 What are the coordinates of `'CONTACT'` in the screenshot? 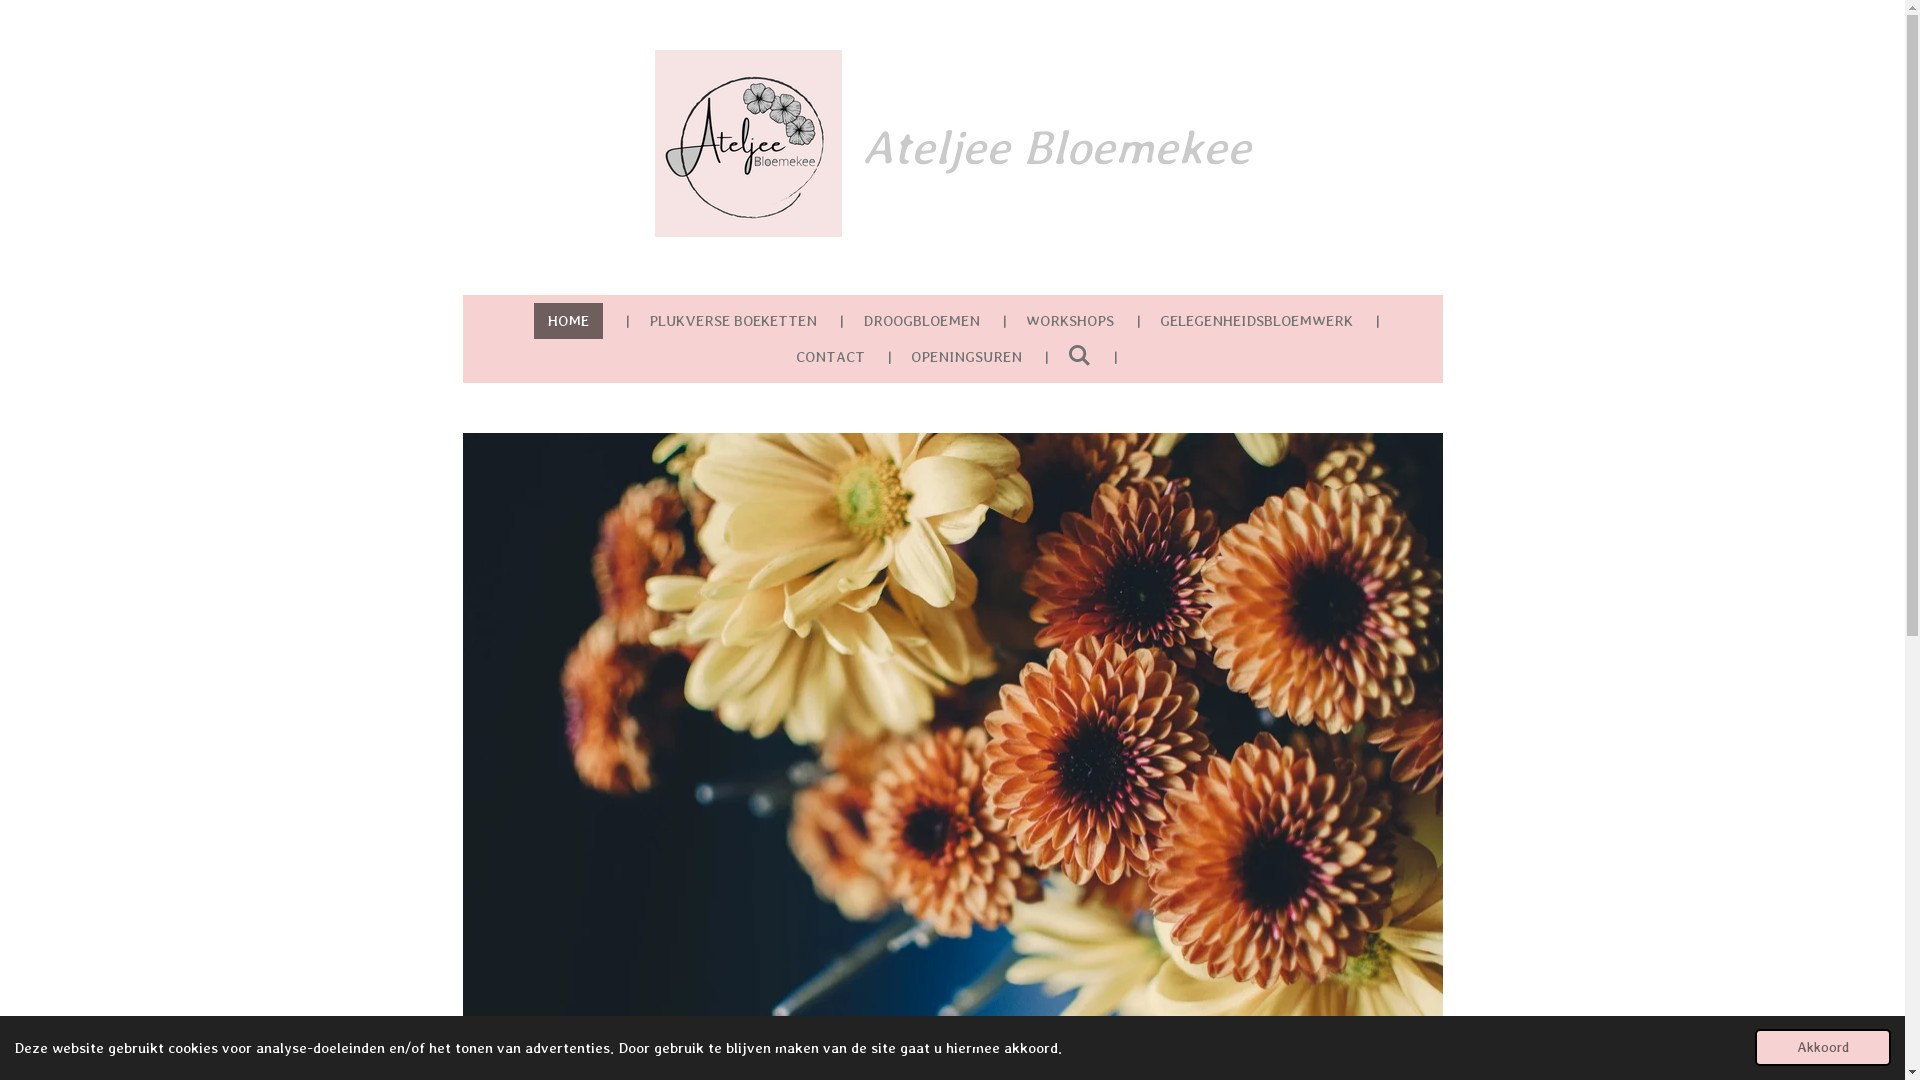 It's located at (830, 354).